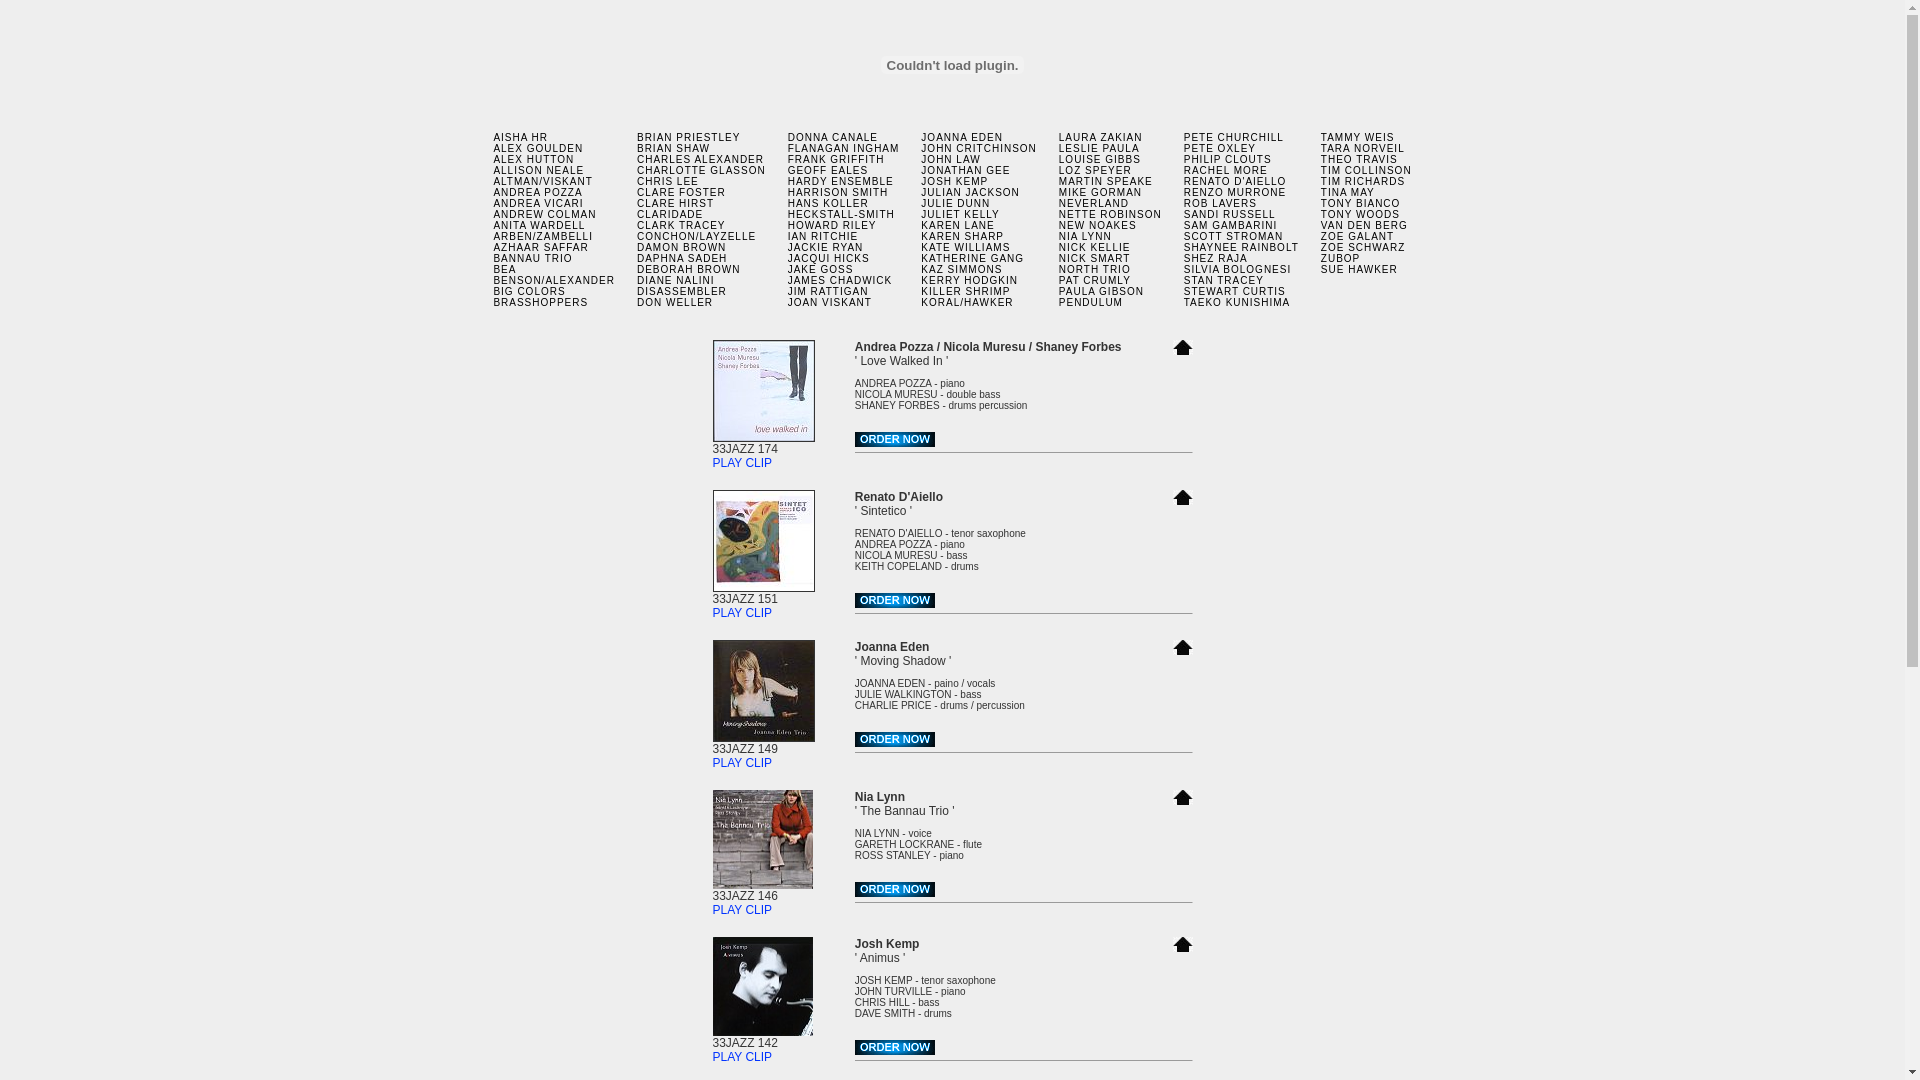 The image size is (1920, 1080). Describe the element at coordinates (956, 225) in the screenshot. I see `'KAREN LANE'` at that location.